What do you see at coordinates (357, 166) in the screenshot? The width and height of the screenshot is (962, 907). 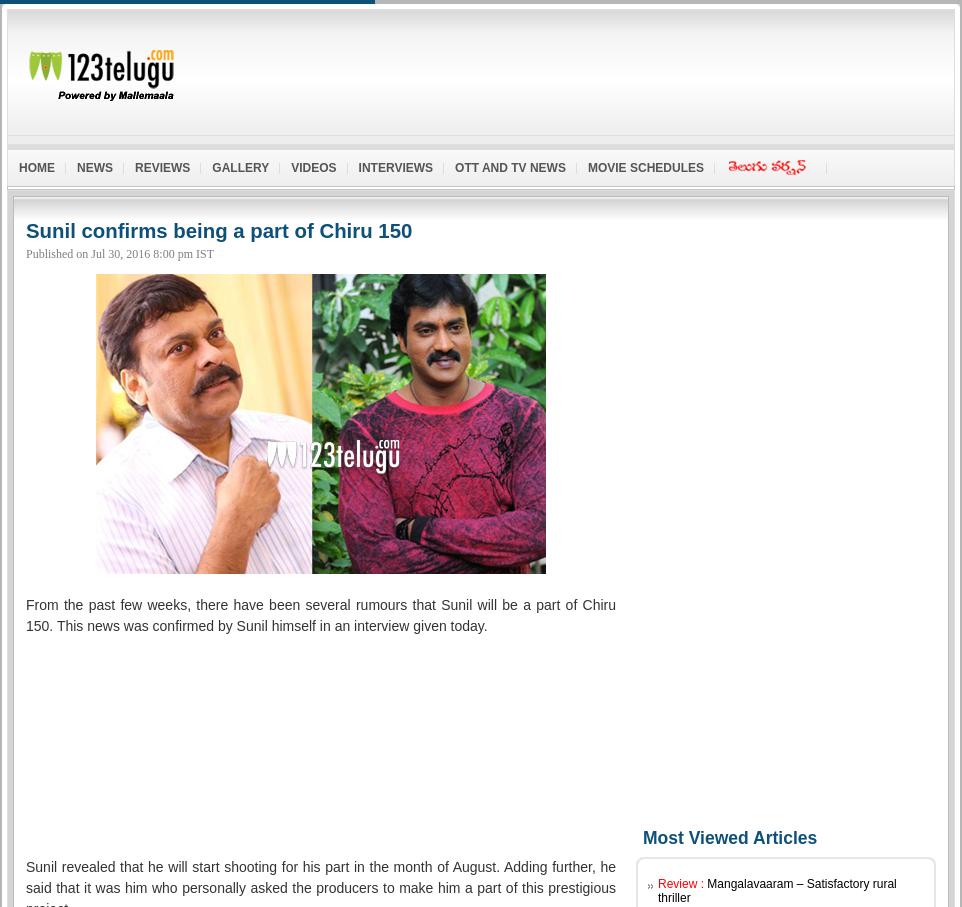 I see `'Interviews'` at bounding box center [357, 166].